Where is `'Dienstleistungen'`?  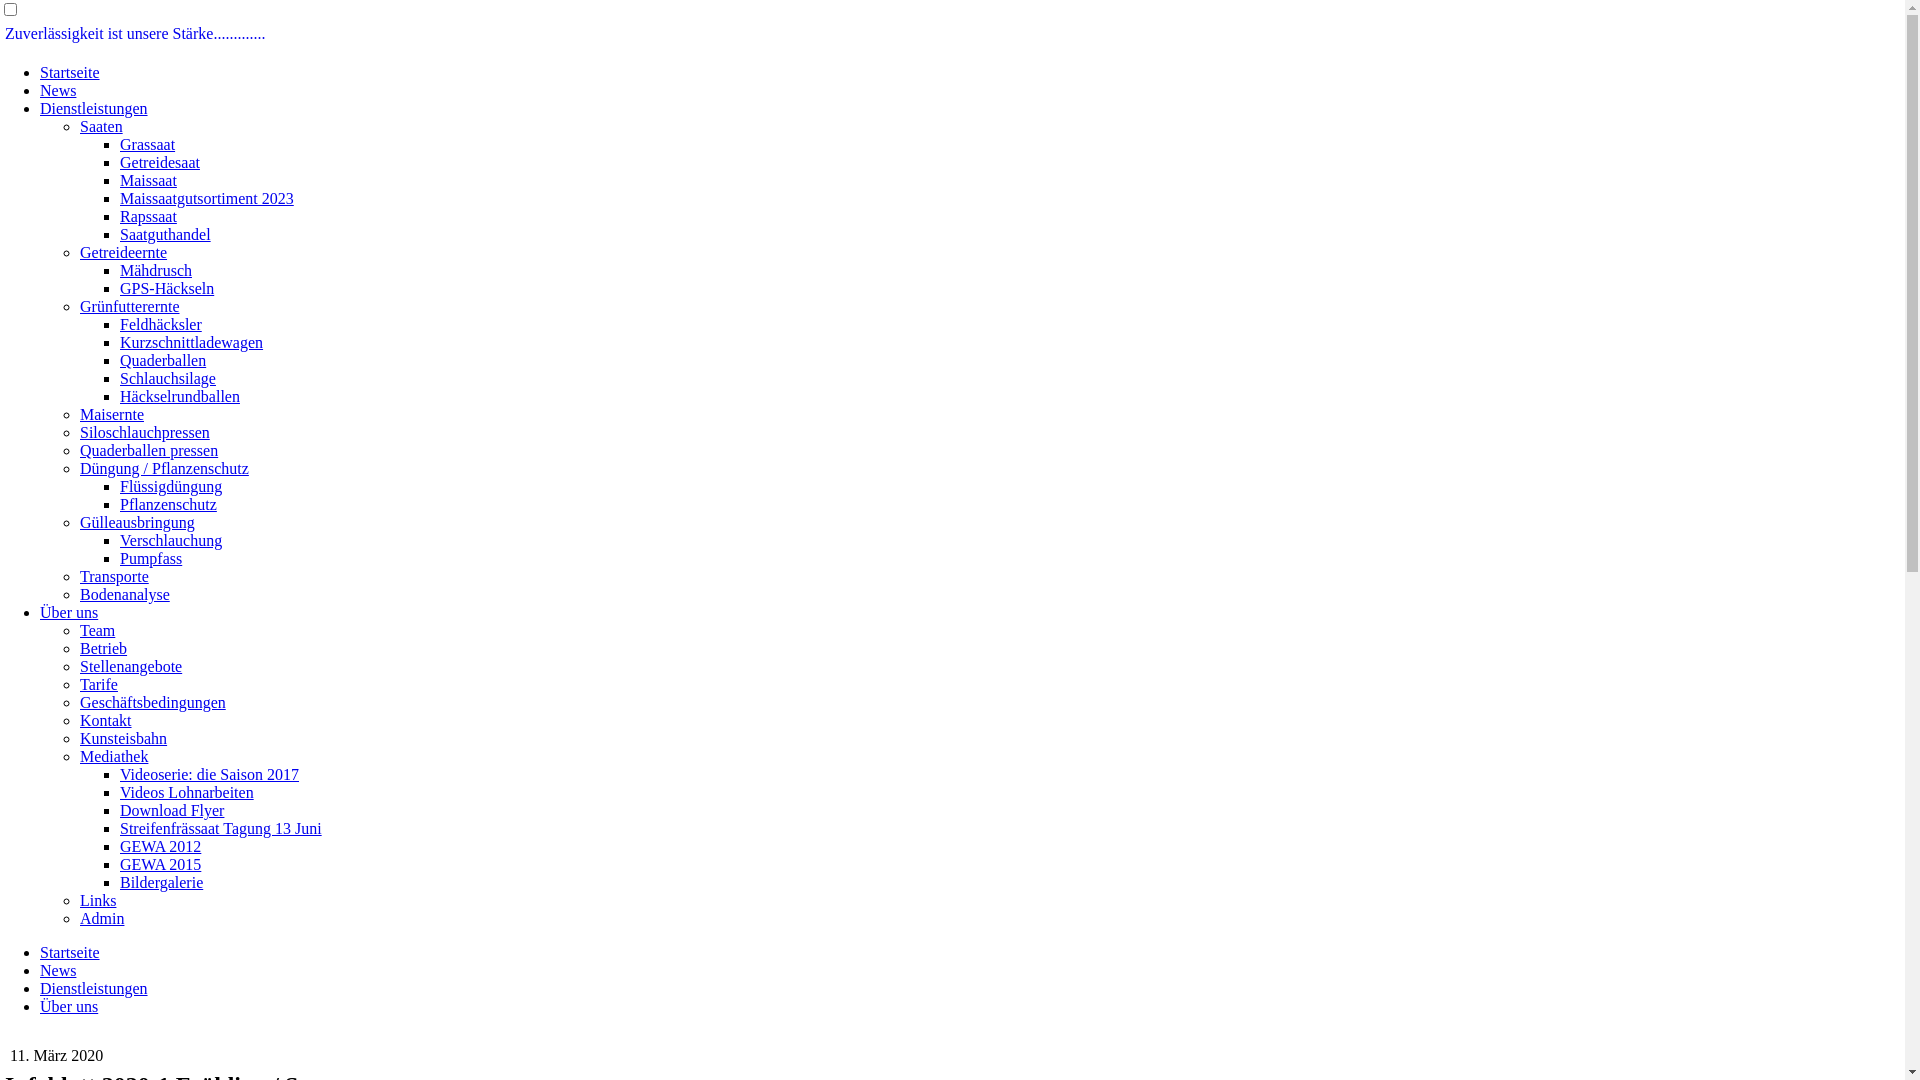 'Dienstleistungen' is located at coordinates (93, 108).